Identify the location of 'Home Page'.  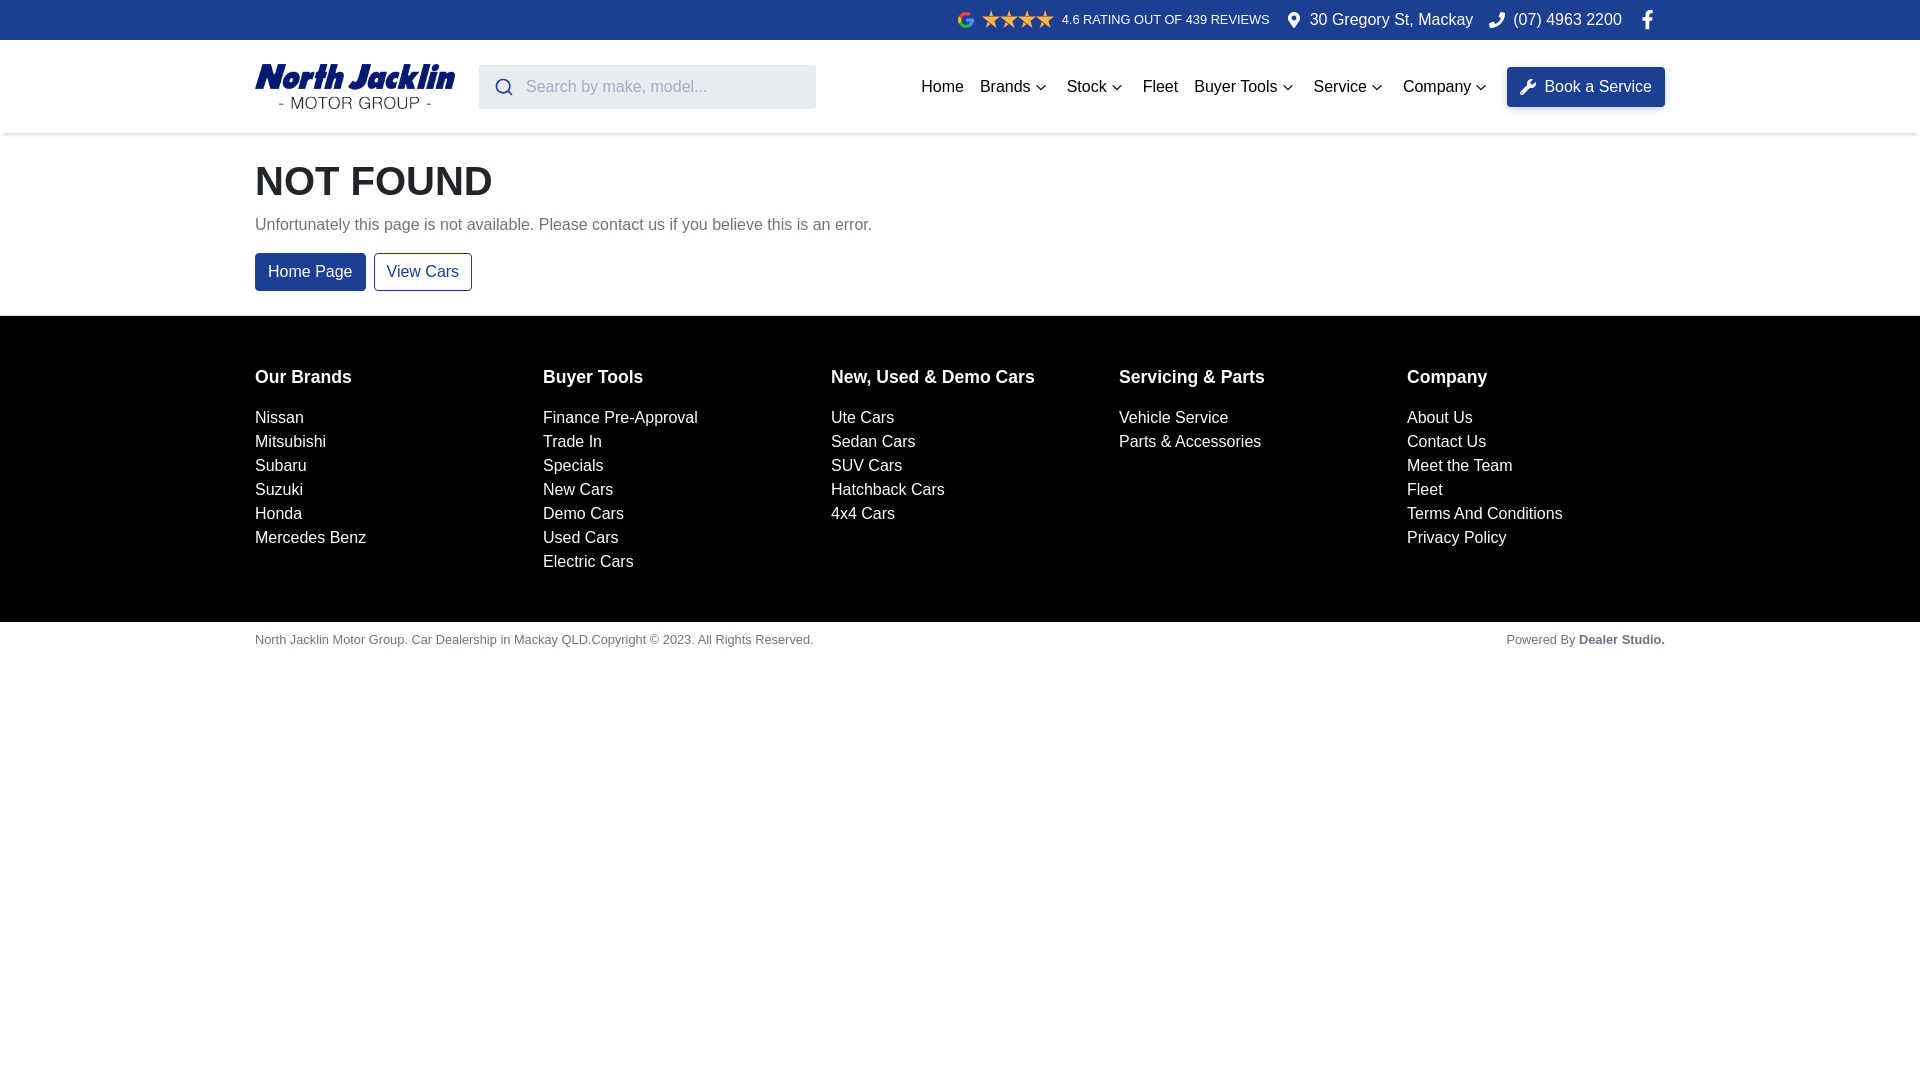
(309, 272).